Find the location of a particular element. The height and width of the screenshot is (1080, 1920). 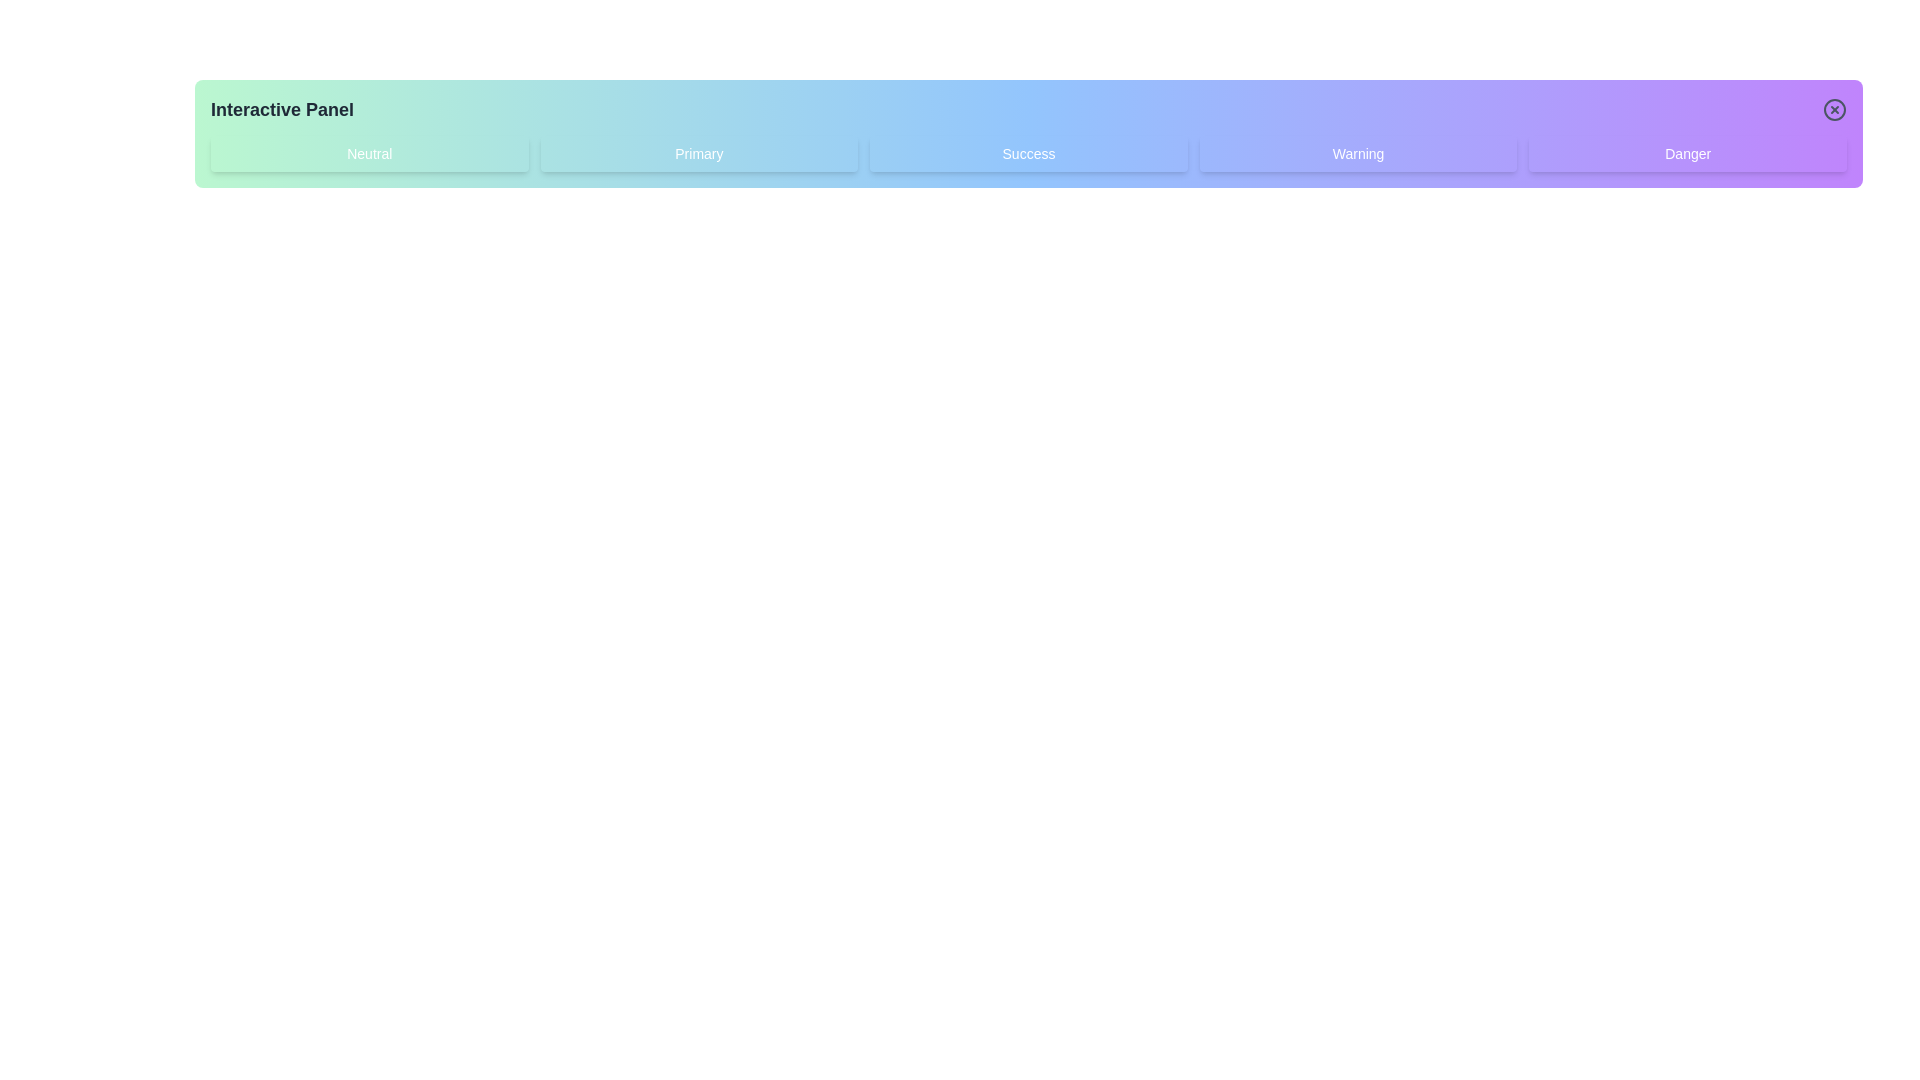

the small circular gray button with a cross (X) inside, located at the far-right edge of the 'Interactive Panel' is located at coordinates (1834, 110).